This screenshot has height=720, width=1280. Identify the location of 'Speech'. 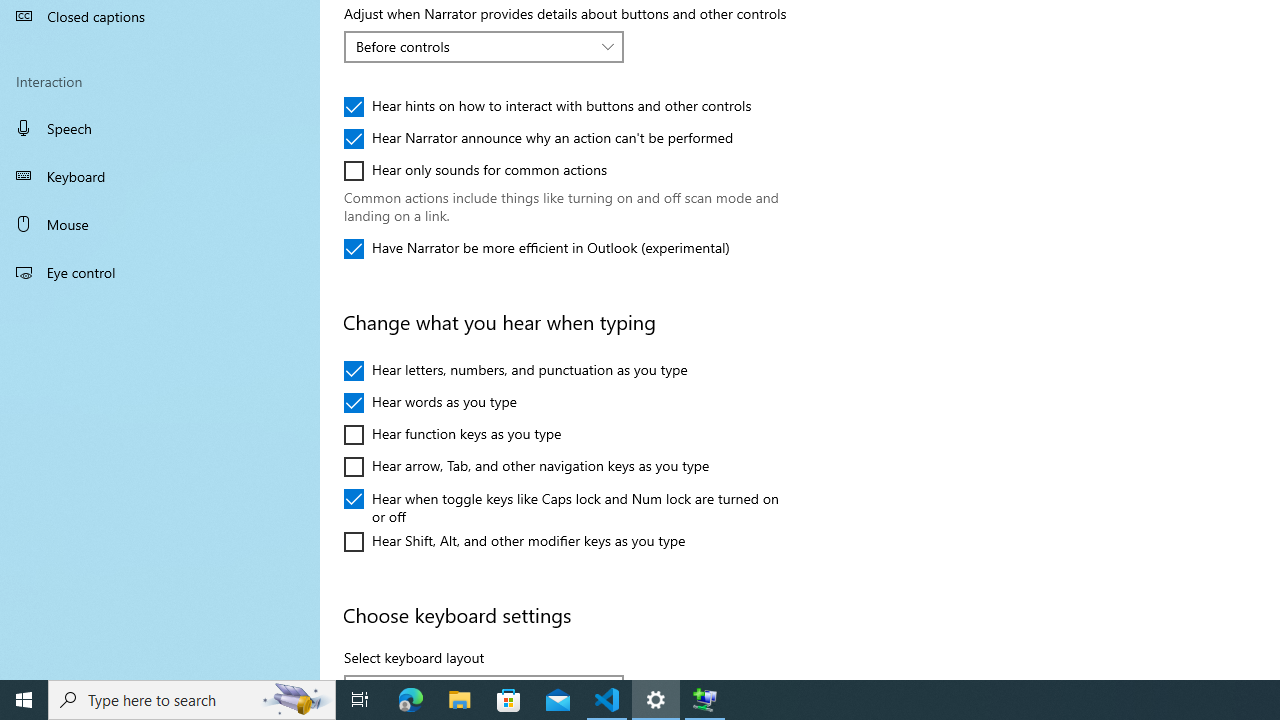
(160, 127).